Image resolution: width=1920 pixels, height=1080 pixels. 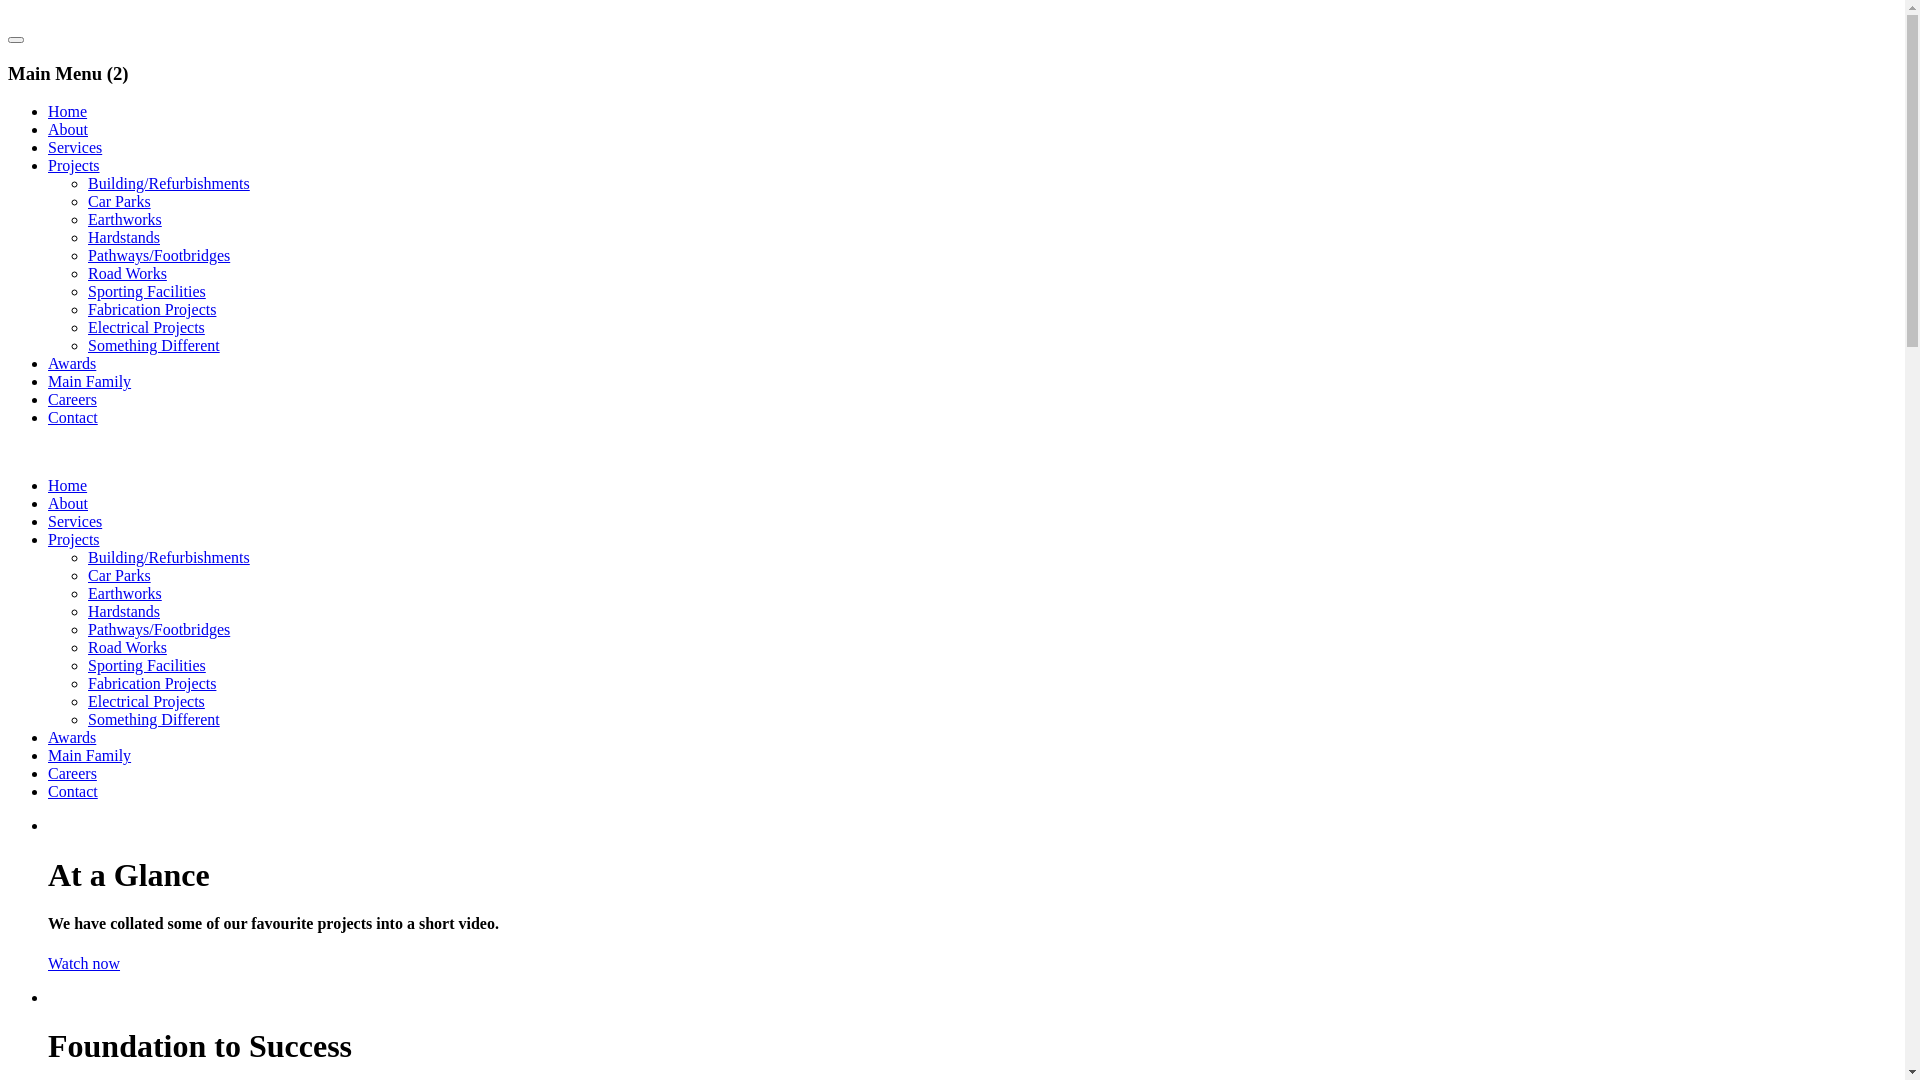 What do you see at coordinates (145, 700) in the screenshot?
I see `'Electrical Projects'` at bounding box center [145, 700].